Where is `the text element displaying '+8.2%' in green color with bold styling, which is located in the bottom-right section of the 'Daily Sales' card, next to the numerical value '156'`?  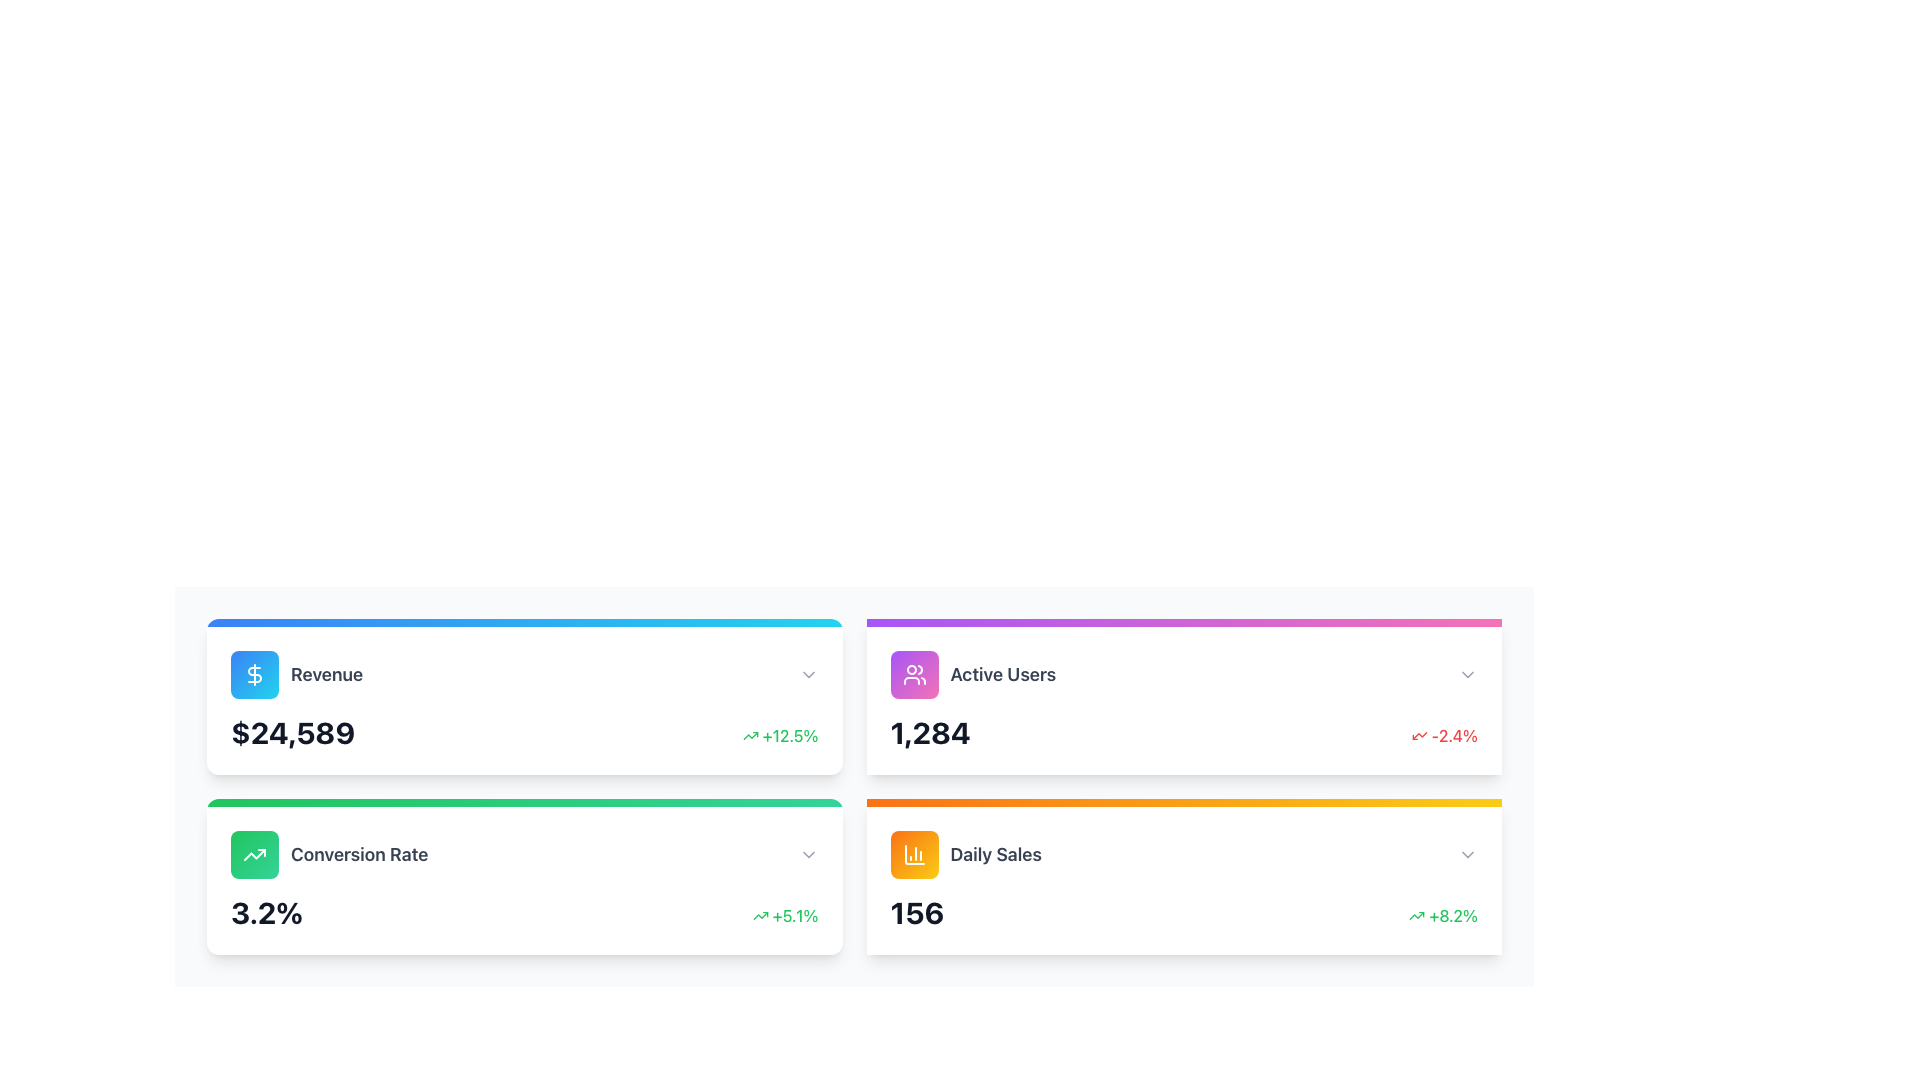 the text element displaying '+8.2%' in green color with bold styling, which is located in the bottom-right section of the 'Daily Sales' card, next to the numerical value '156' is located at coordinates (1443, 915).